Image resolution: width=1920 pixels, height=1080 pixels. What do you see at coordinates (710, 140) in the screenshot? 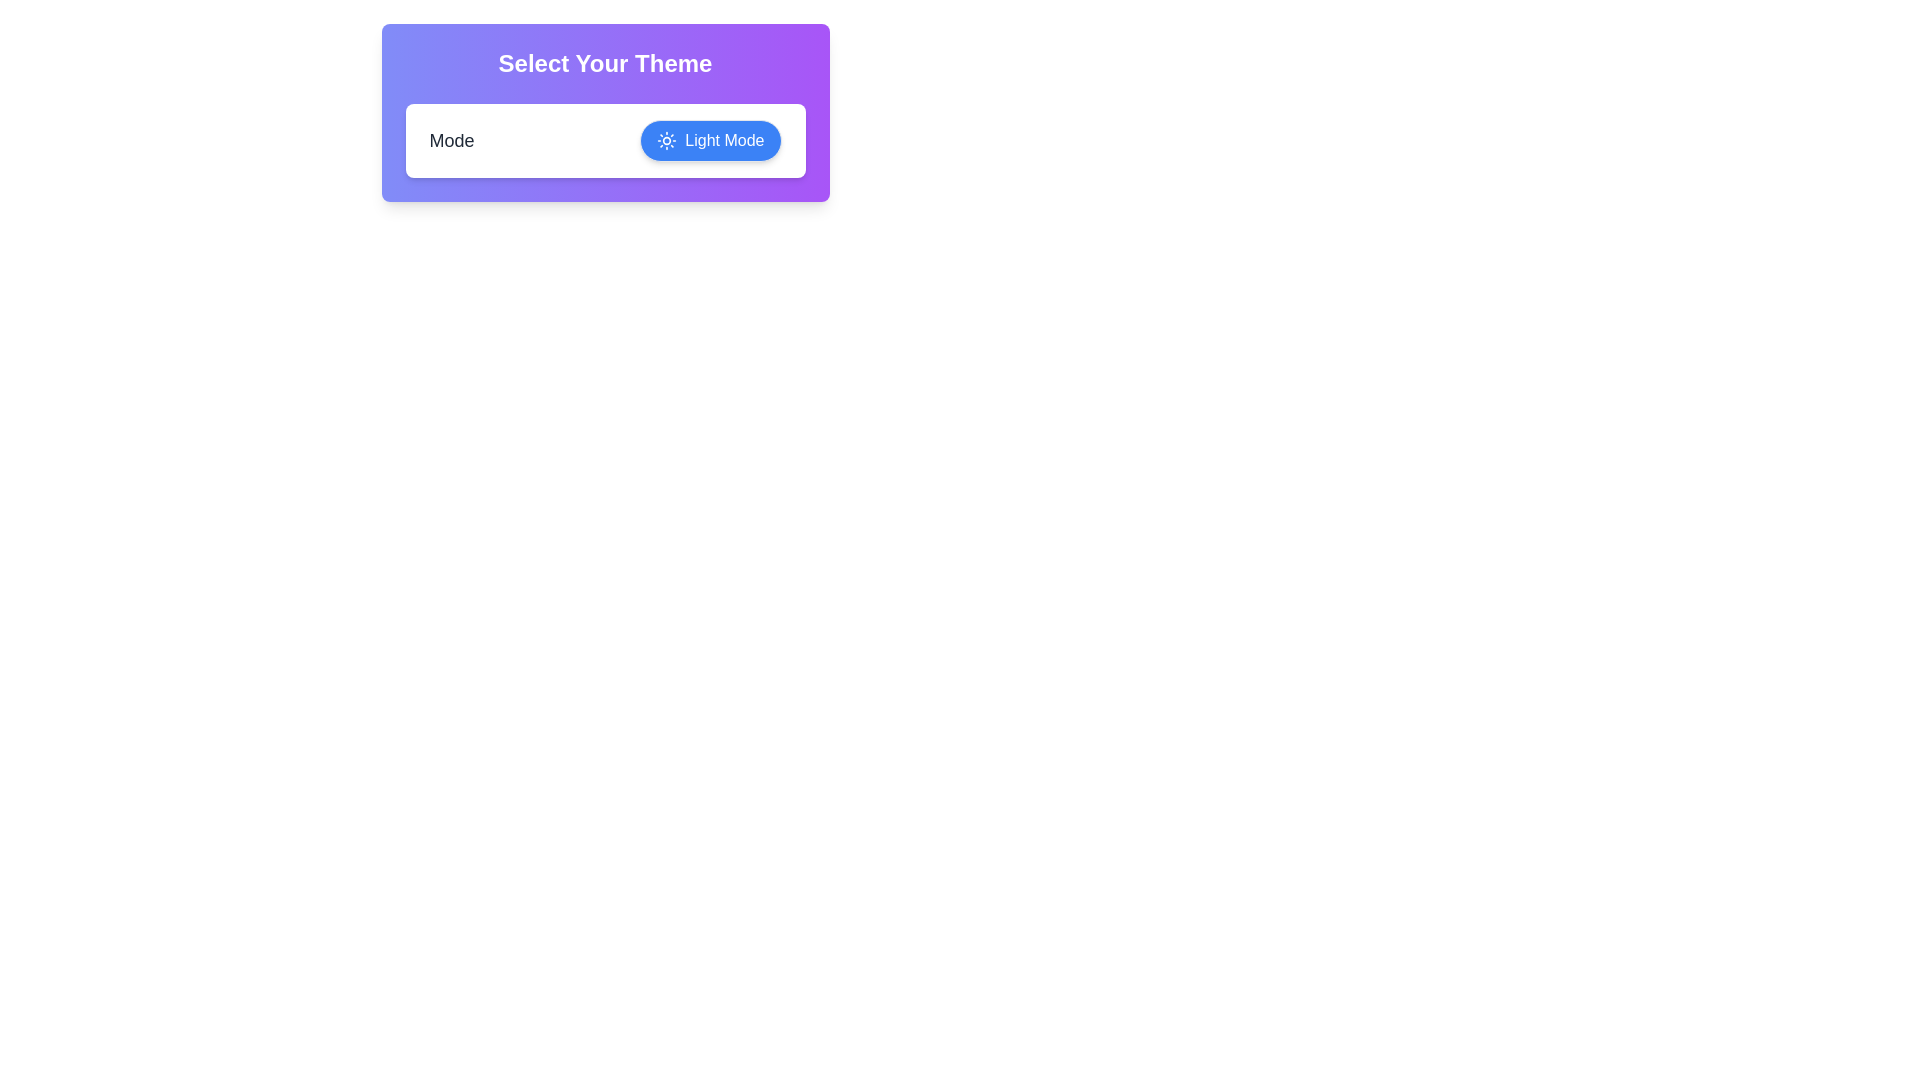
I see `the theme toggle button to switch the theme` at bounding box center [710, 140].